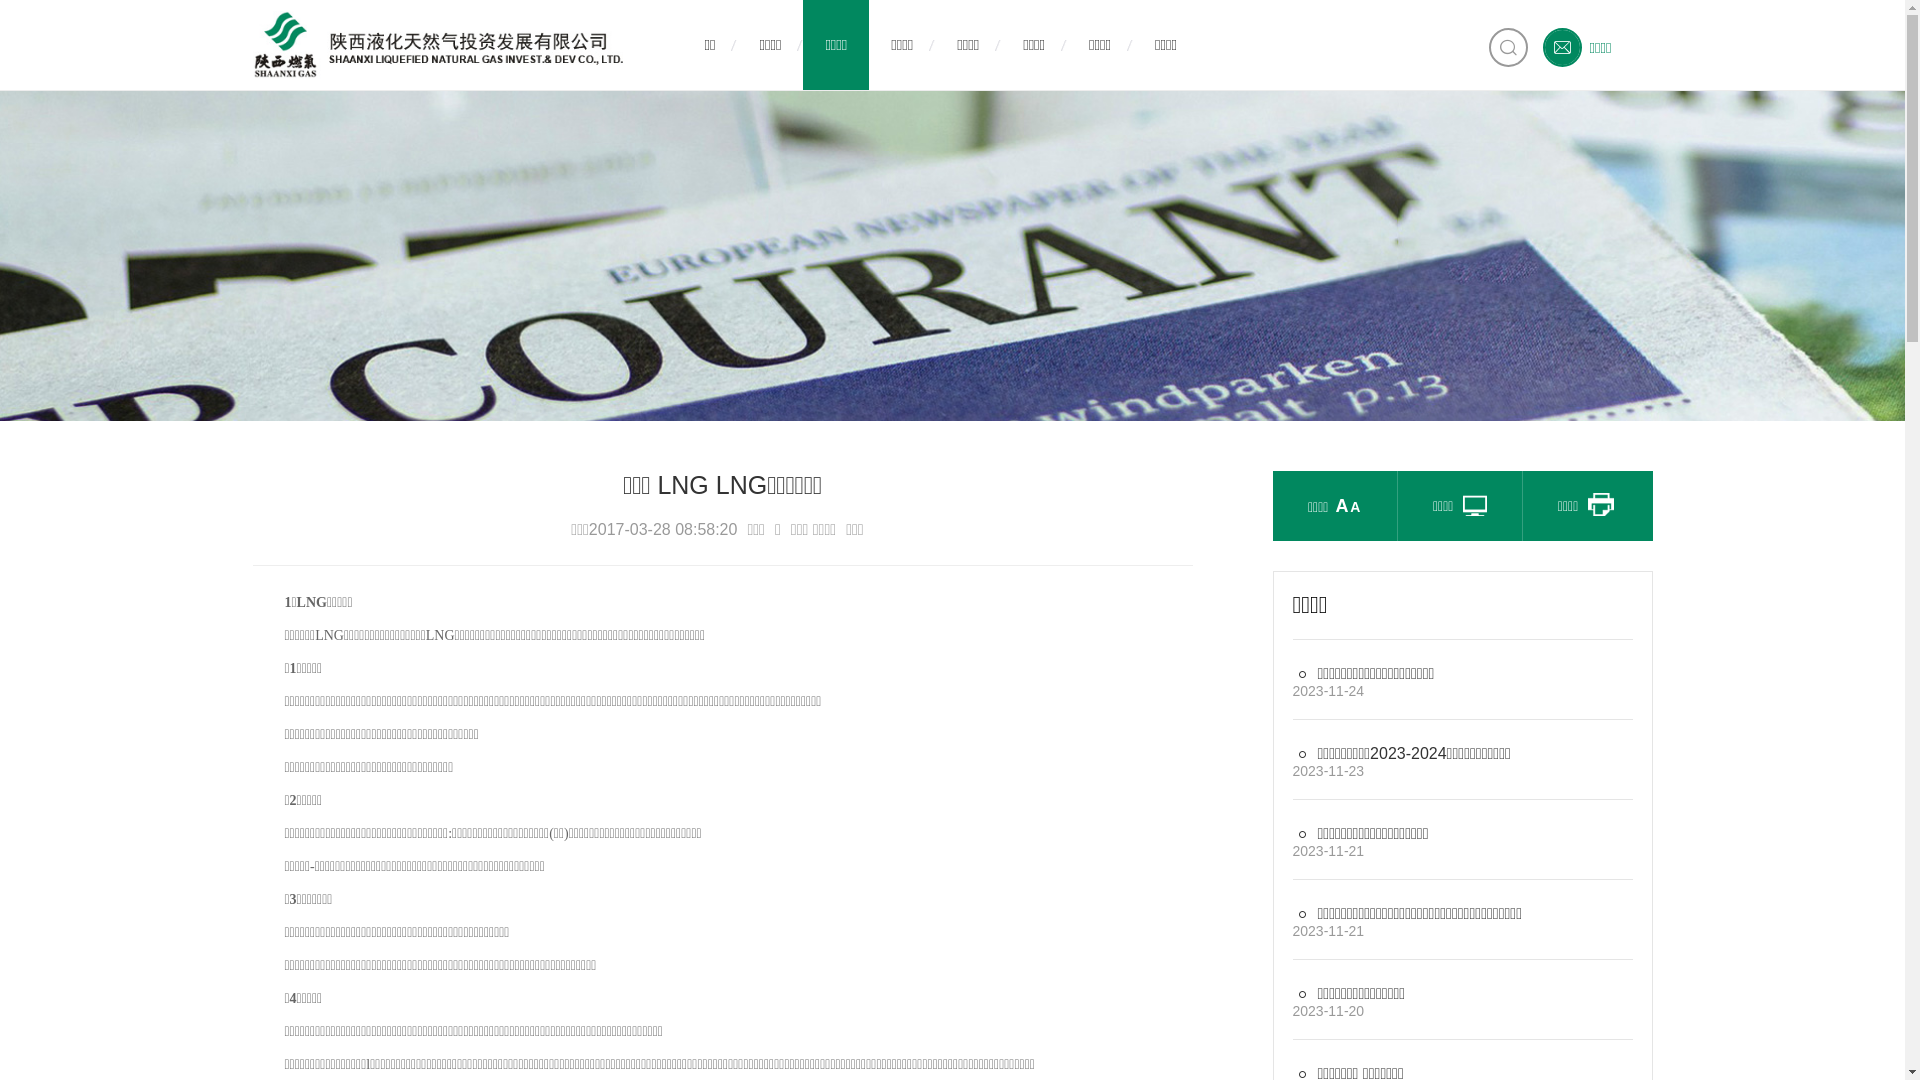 The height and width of the screenshot is (1080, 1920). I want to click on 'A', so click(1348, 479).